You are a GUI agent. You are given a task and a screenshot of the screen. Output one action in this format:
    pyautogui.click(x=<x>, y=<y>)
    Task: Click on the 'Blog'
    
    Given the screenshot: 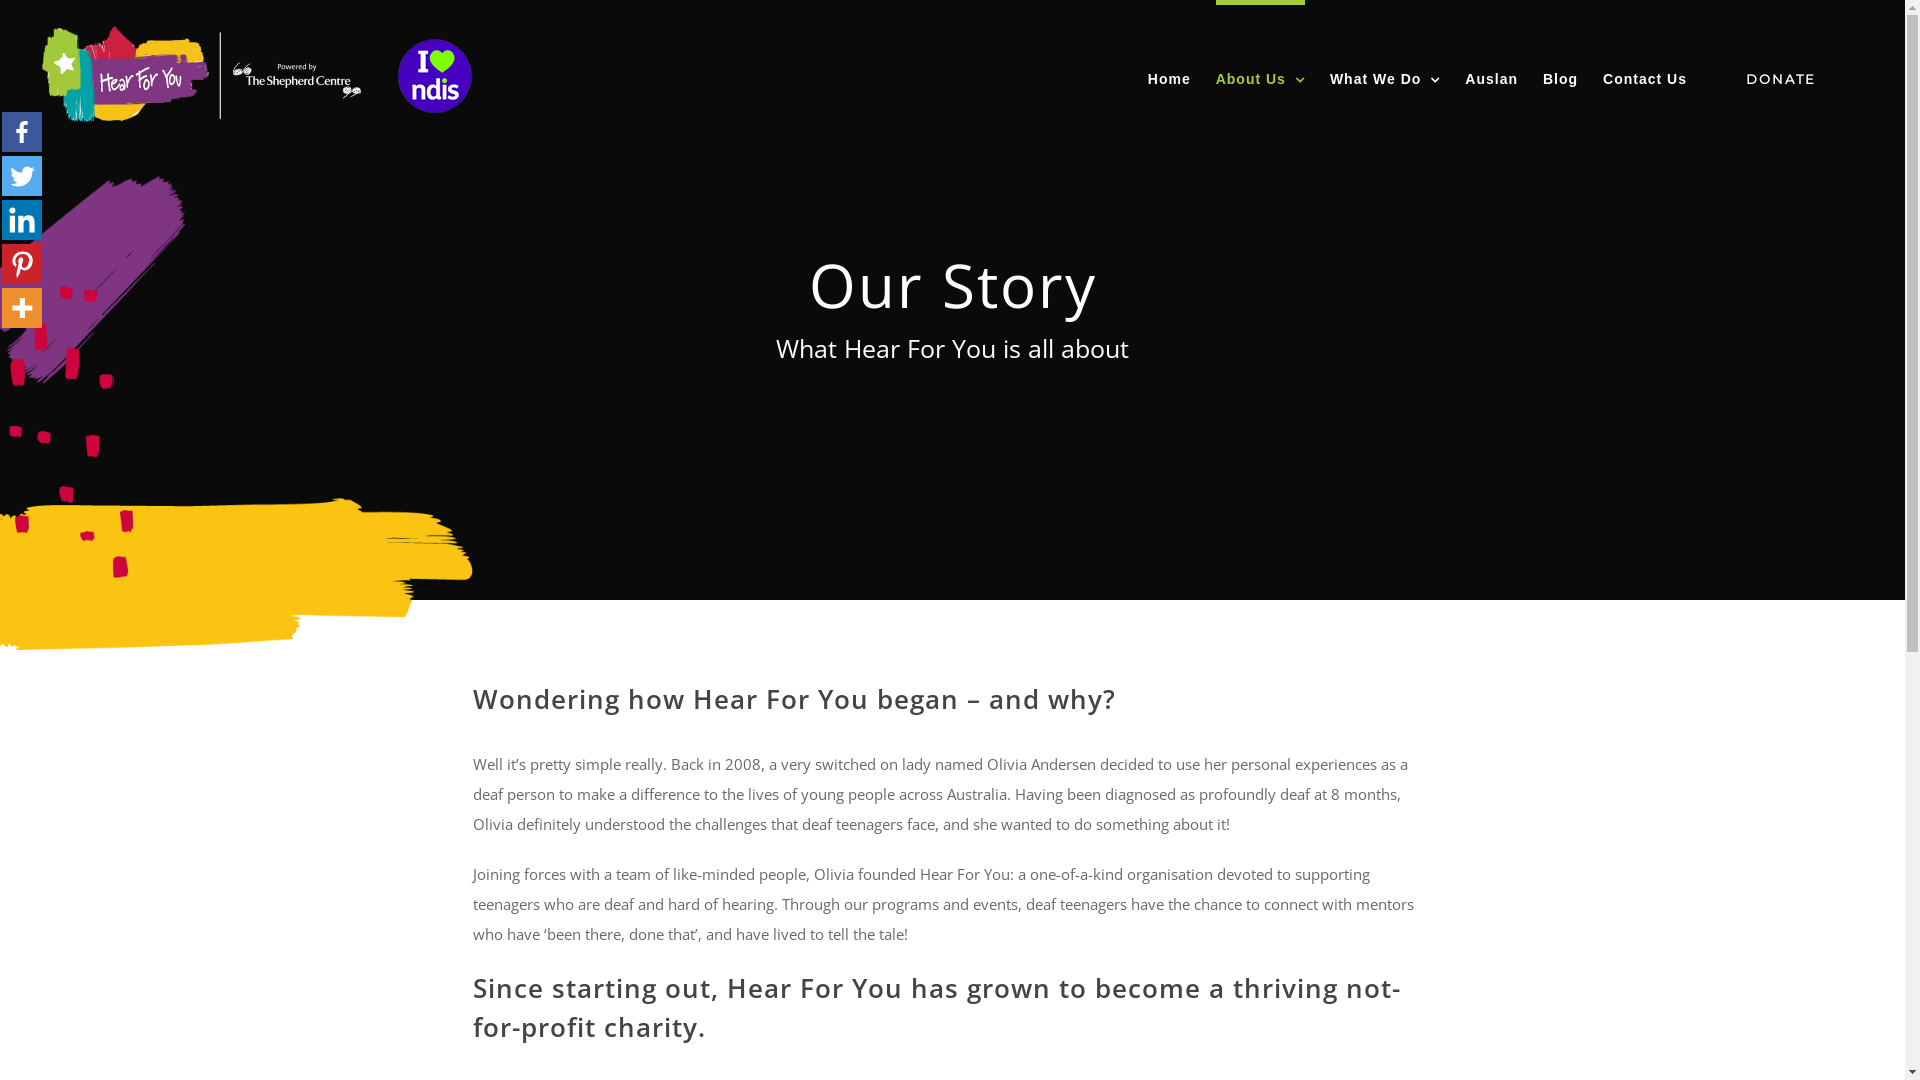 What is the action you would take?
    pyautogui.click(x=1541, y=75)
    